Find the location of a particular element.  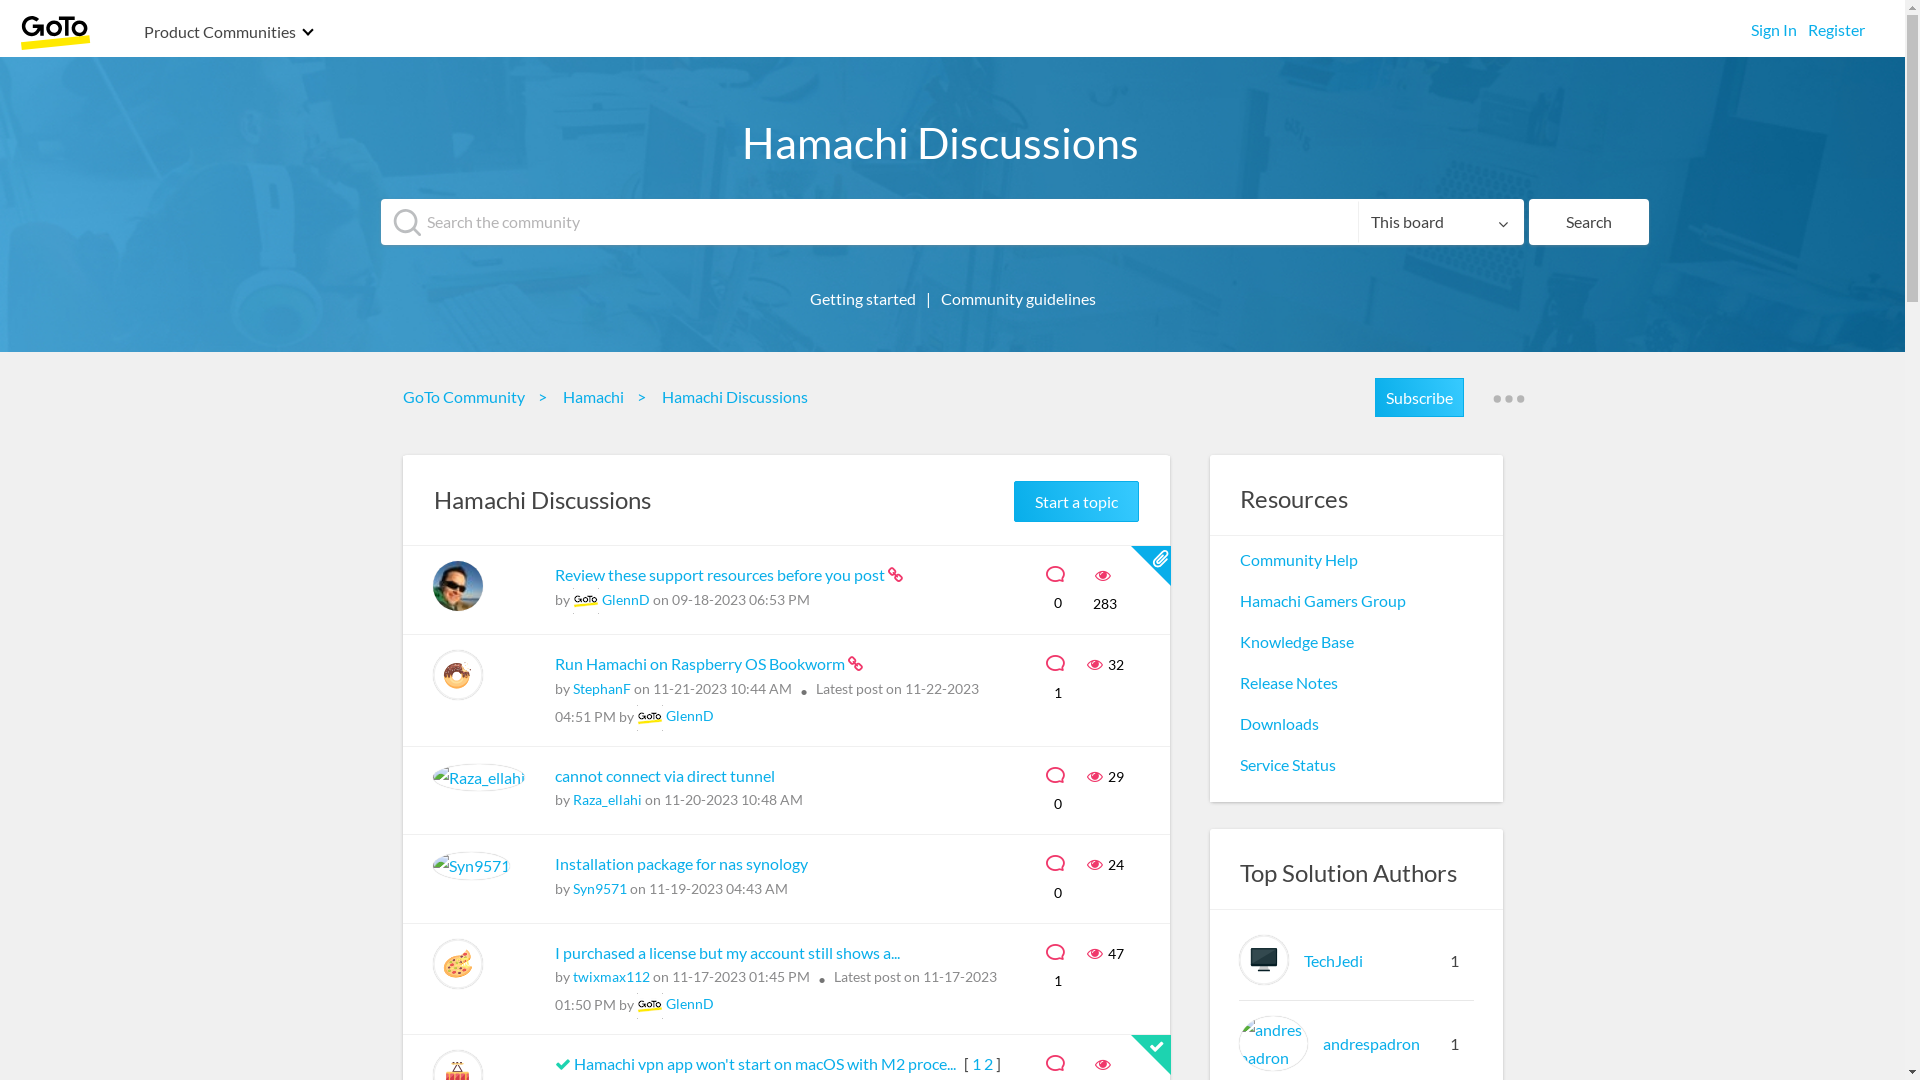

'Community Help' is located at coordinates (1299, 559).